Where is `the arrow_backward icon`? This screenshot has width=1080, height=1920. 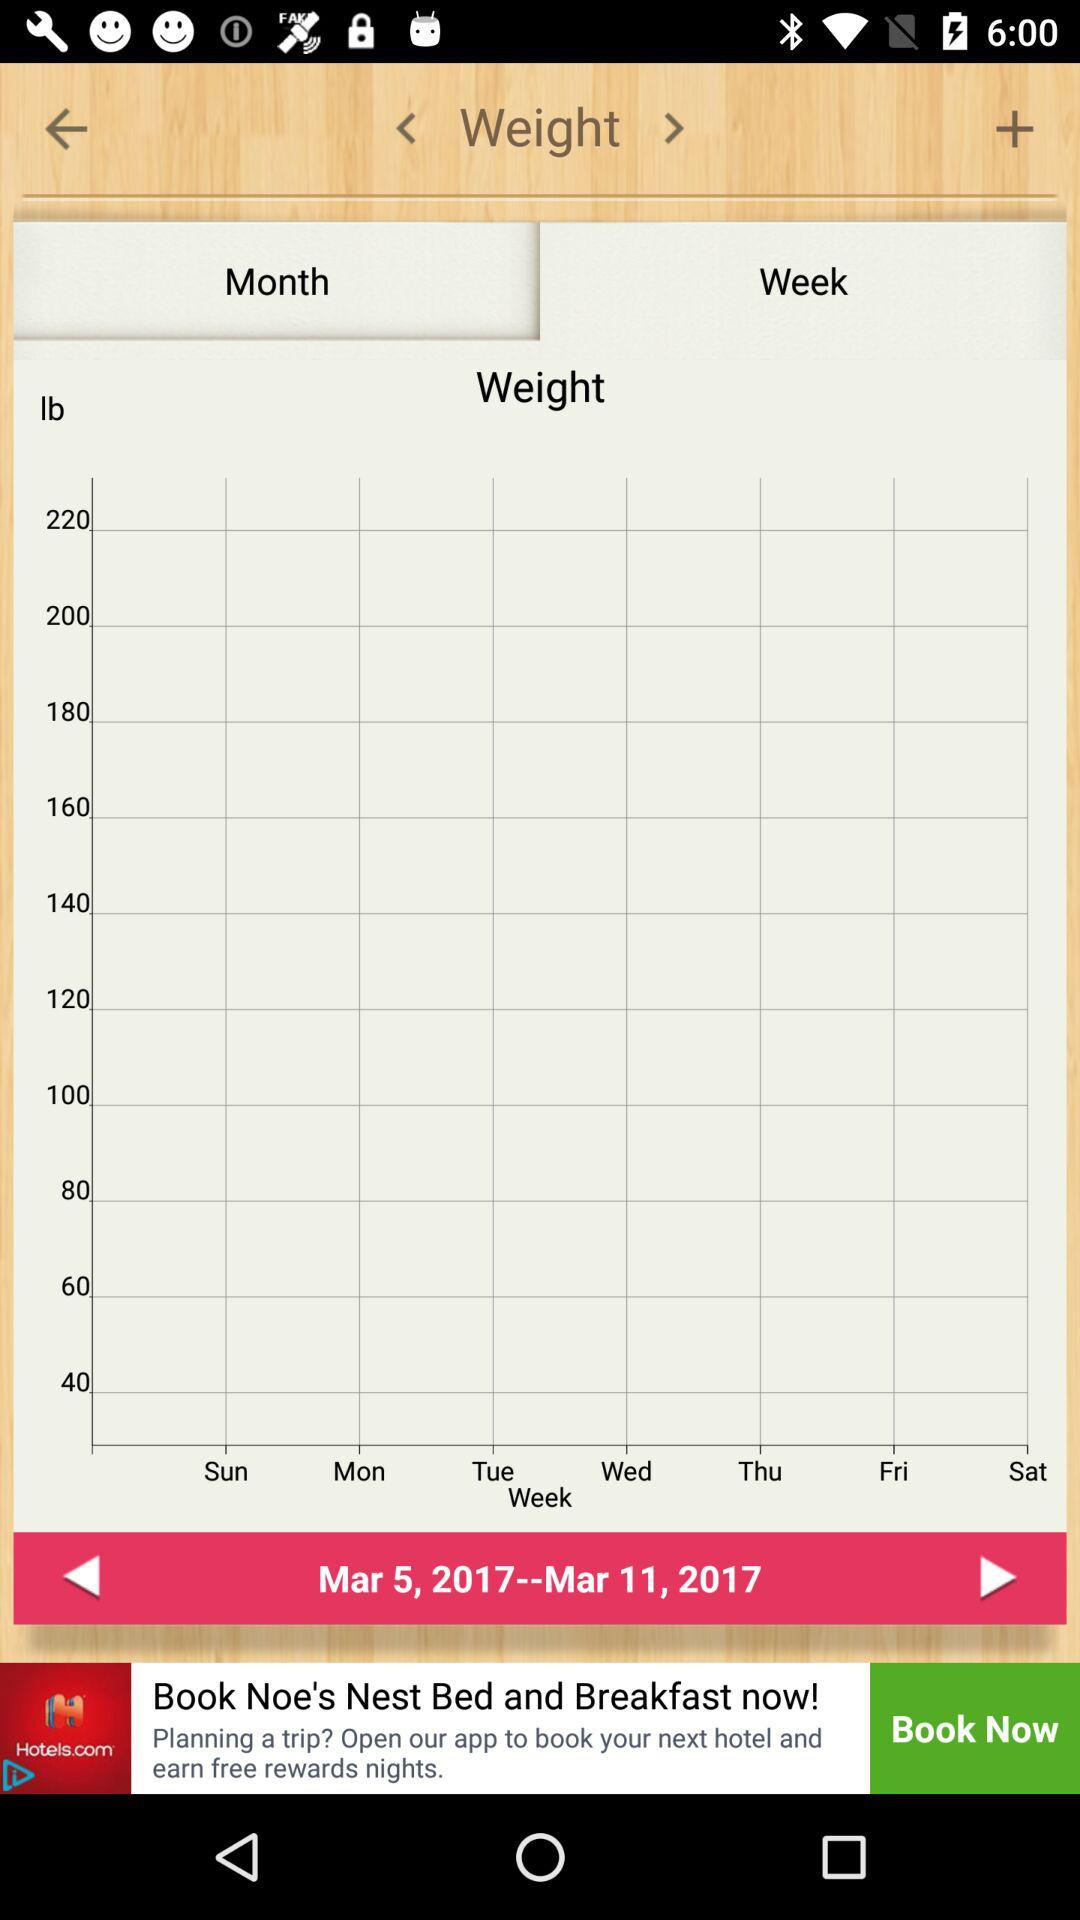 the arrow_backward icon is located at coordinates (405, 127).